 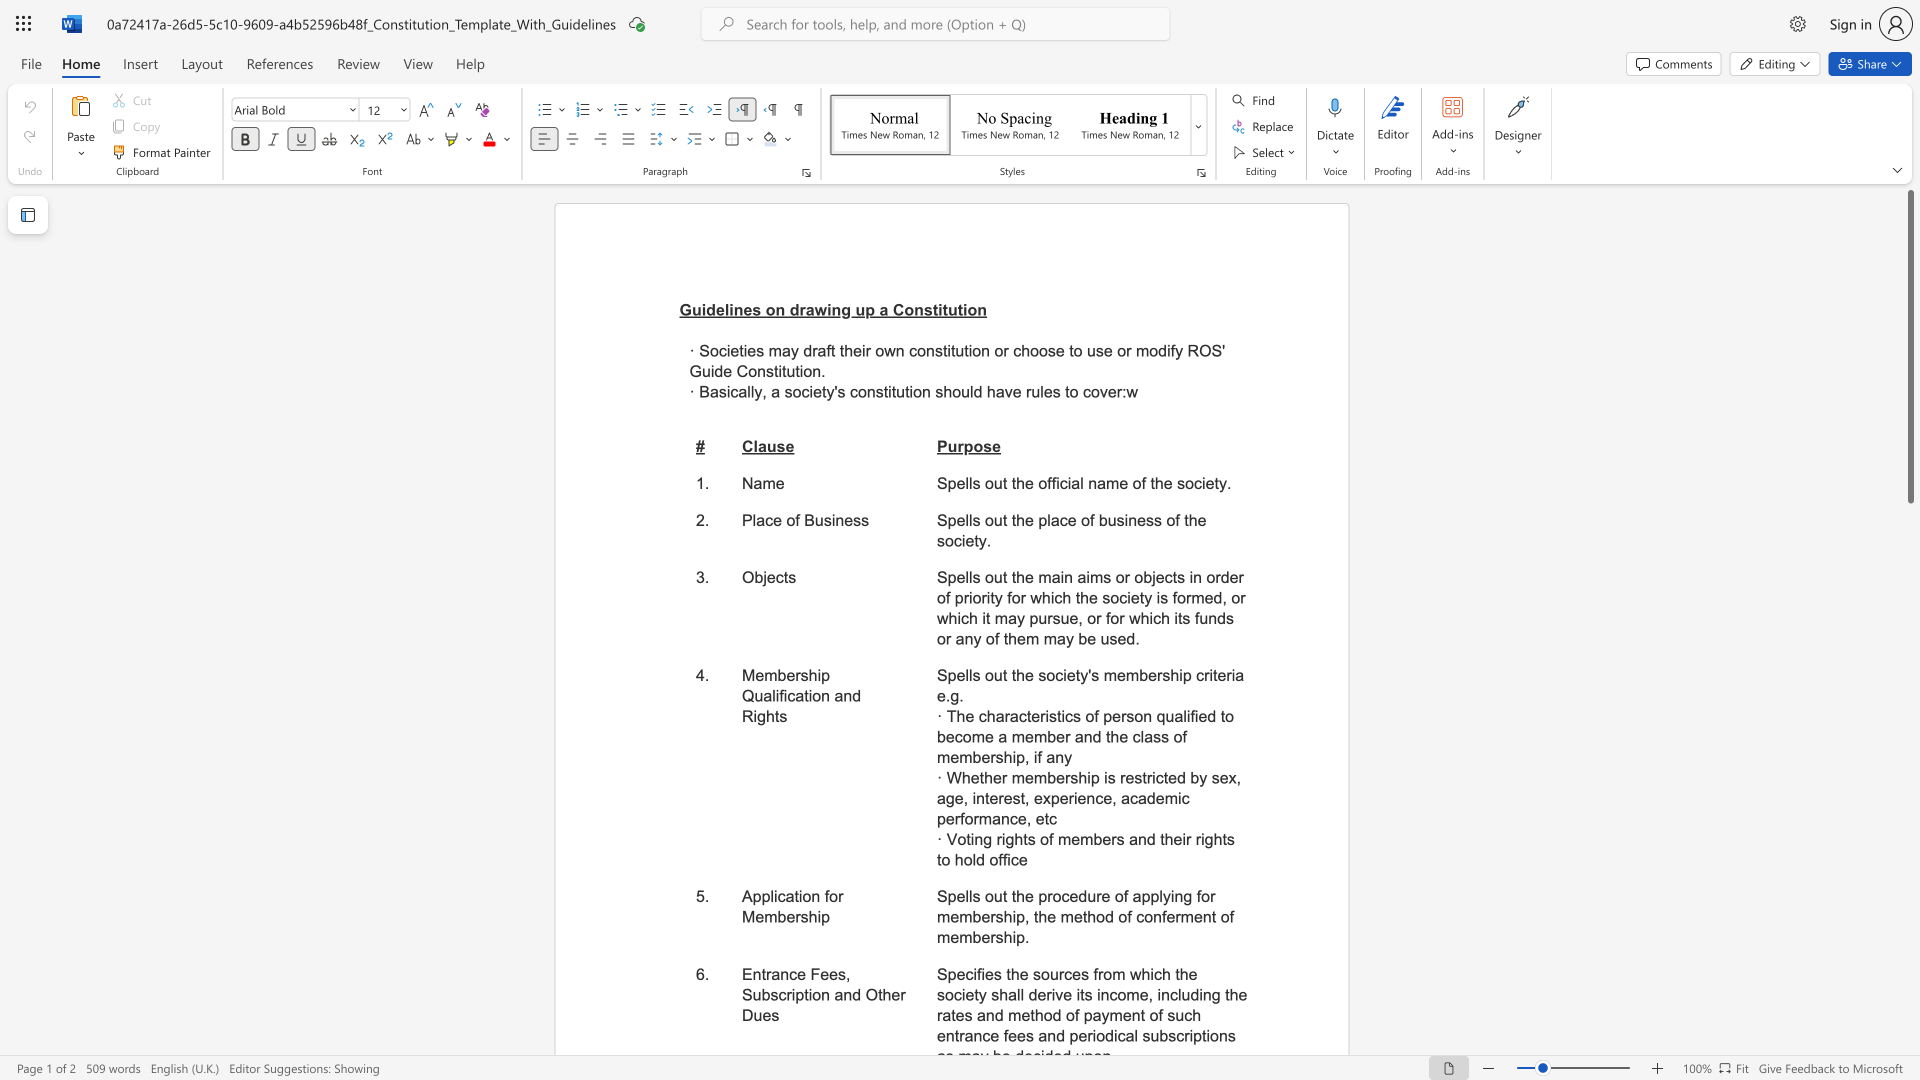 What do you see at coordinates (1909, 940) in the screenshot?
I see `the scrollbar on the right to shift the page lower` at bounding box center [1909, 940].